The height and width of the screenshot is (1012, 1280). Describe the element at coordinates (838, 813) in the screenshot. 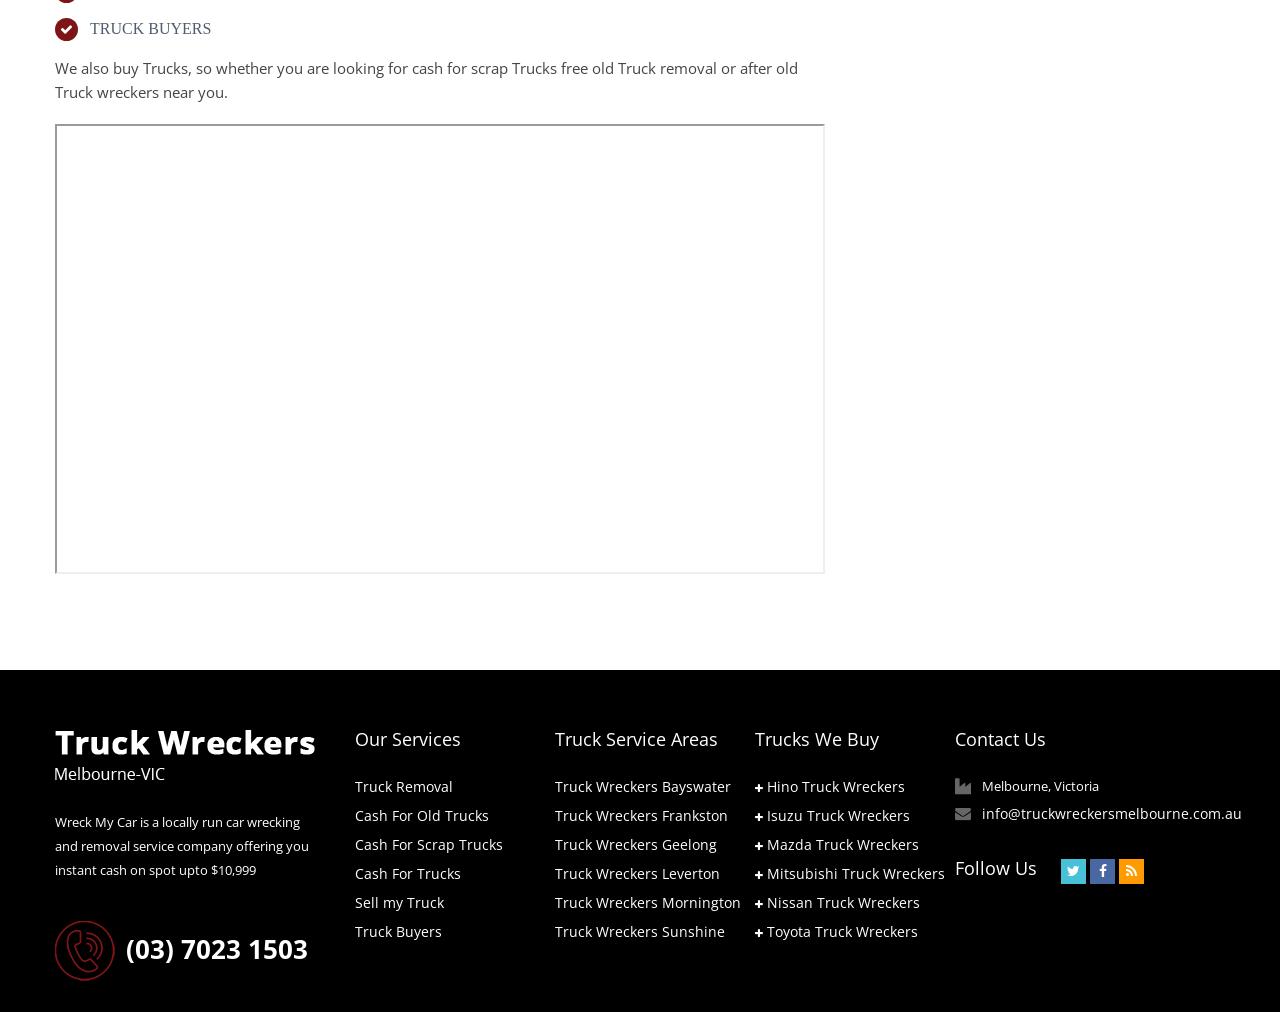

I see `'Isuzu Truck Wreckers'` at that location.